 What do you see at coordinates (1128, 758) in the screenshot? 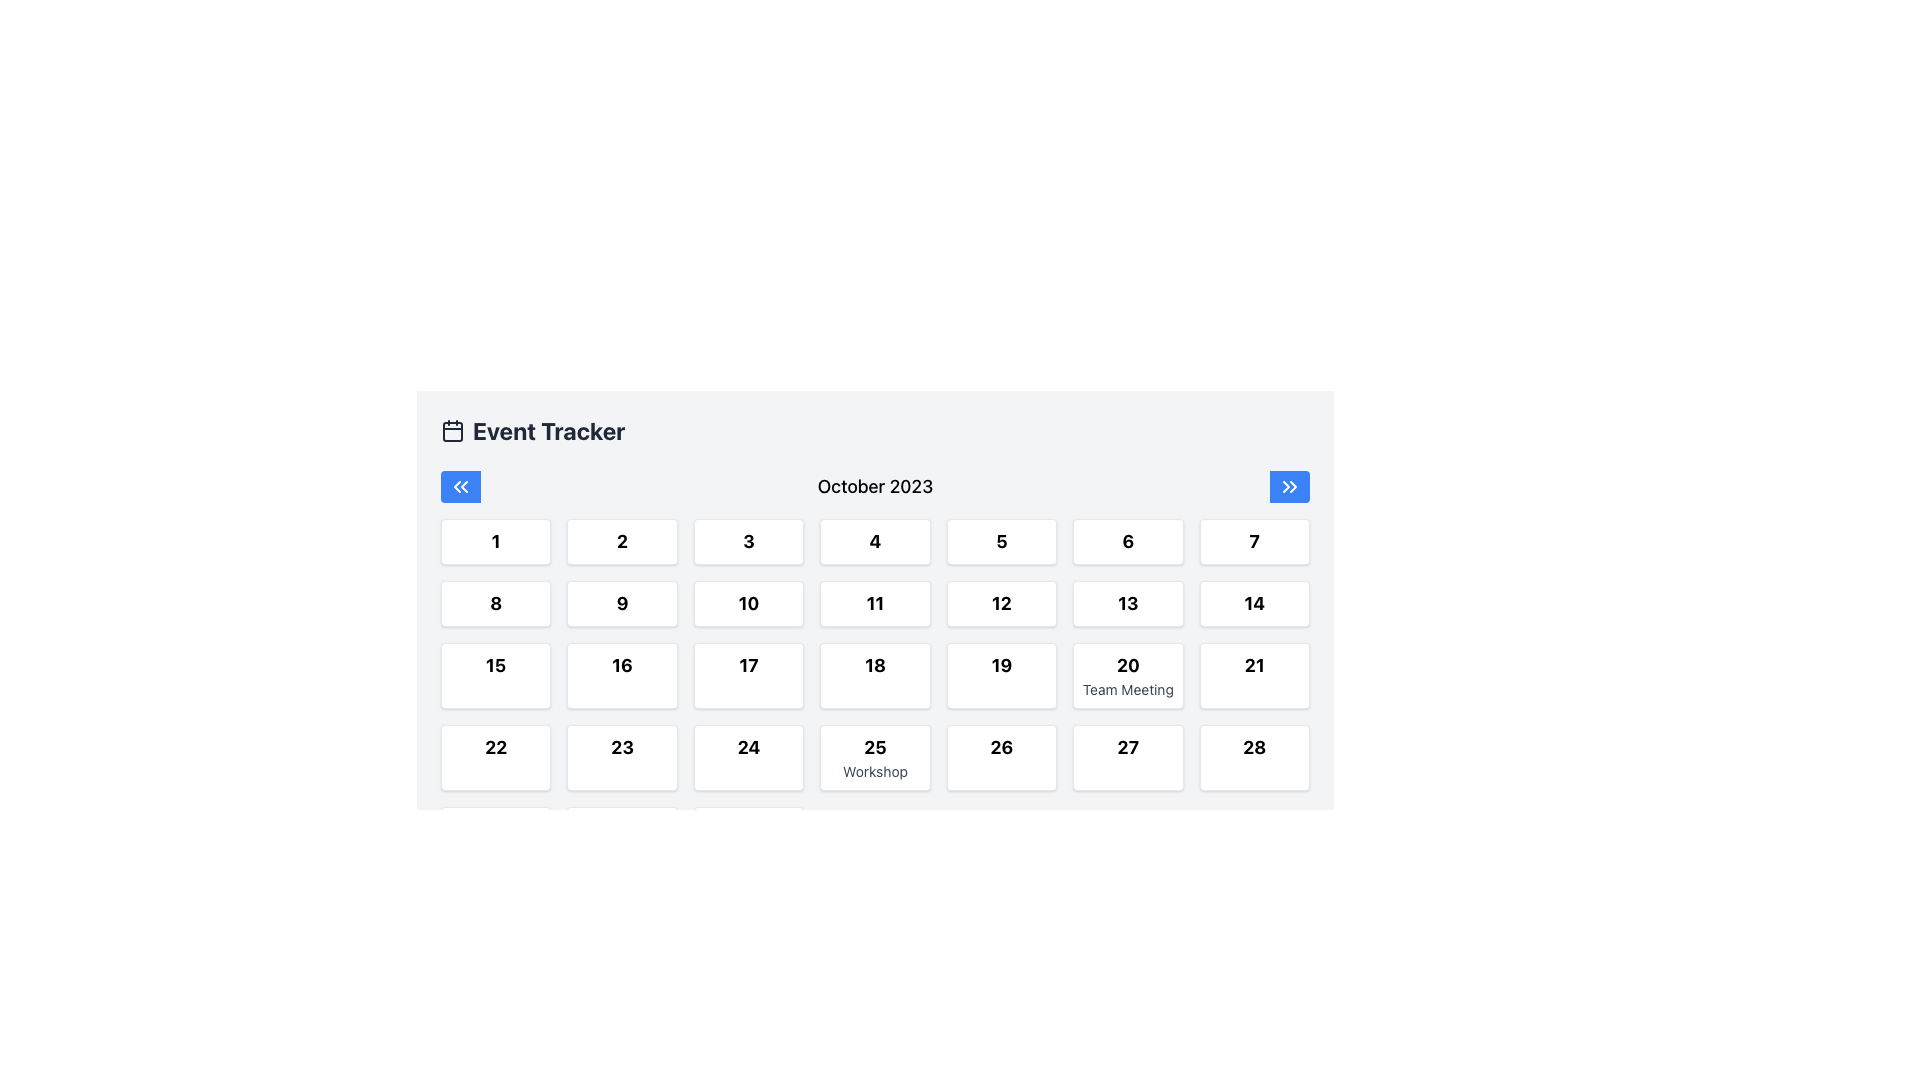
I see `the Date cell displaying the number '27' in bold font, which is the sixth cell in the bottom row of the calendar grid` at bounding box center [1128, 758].